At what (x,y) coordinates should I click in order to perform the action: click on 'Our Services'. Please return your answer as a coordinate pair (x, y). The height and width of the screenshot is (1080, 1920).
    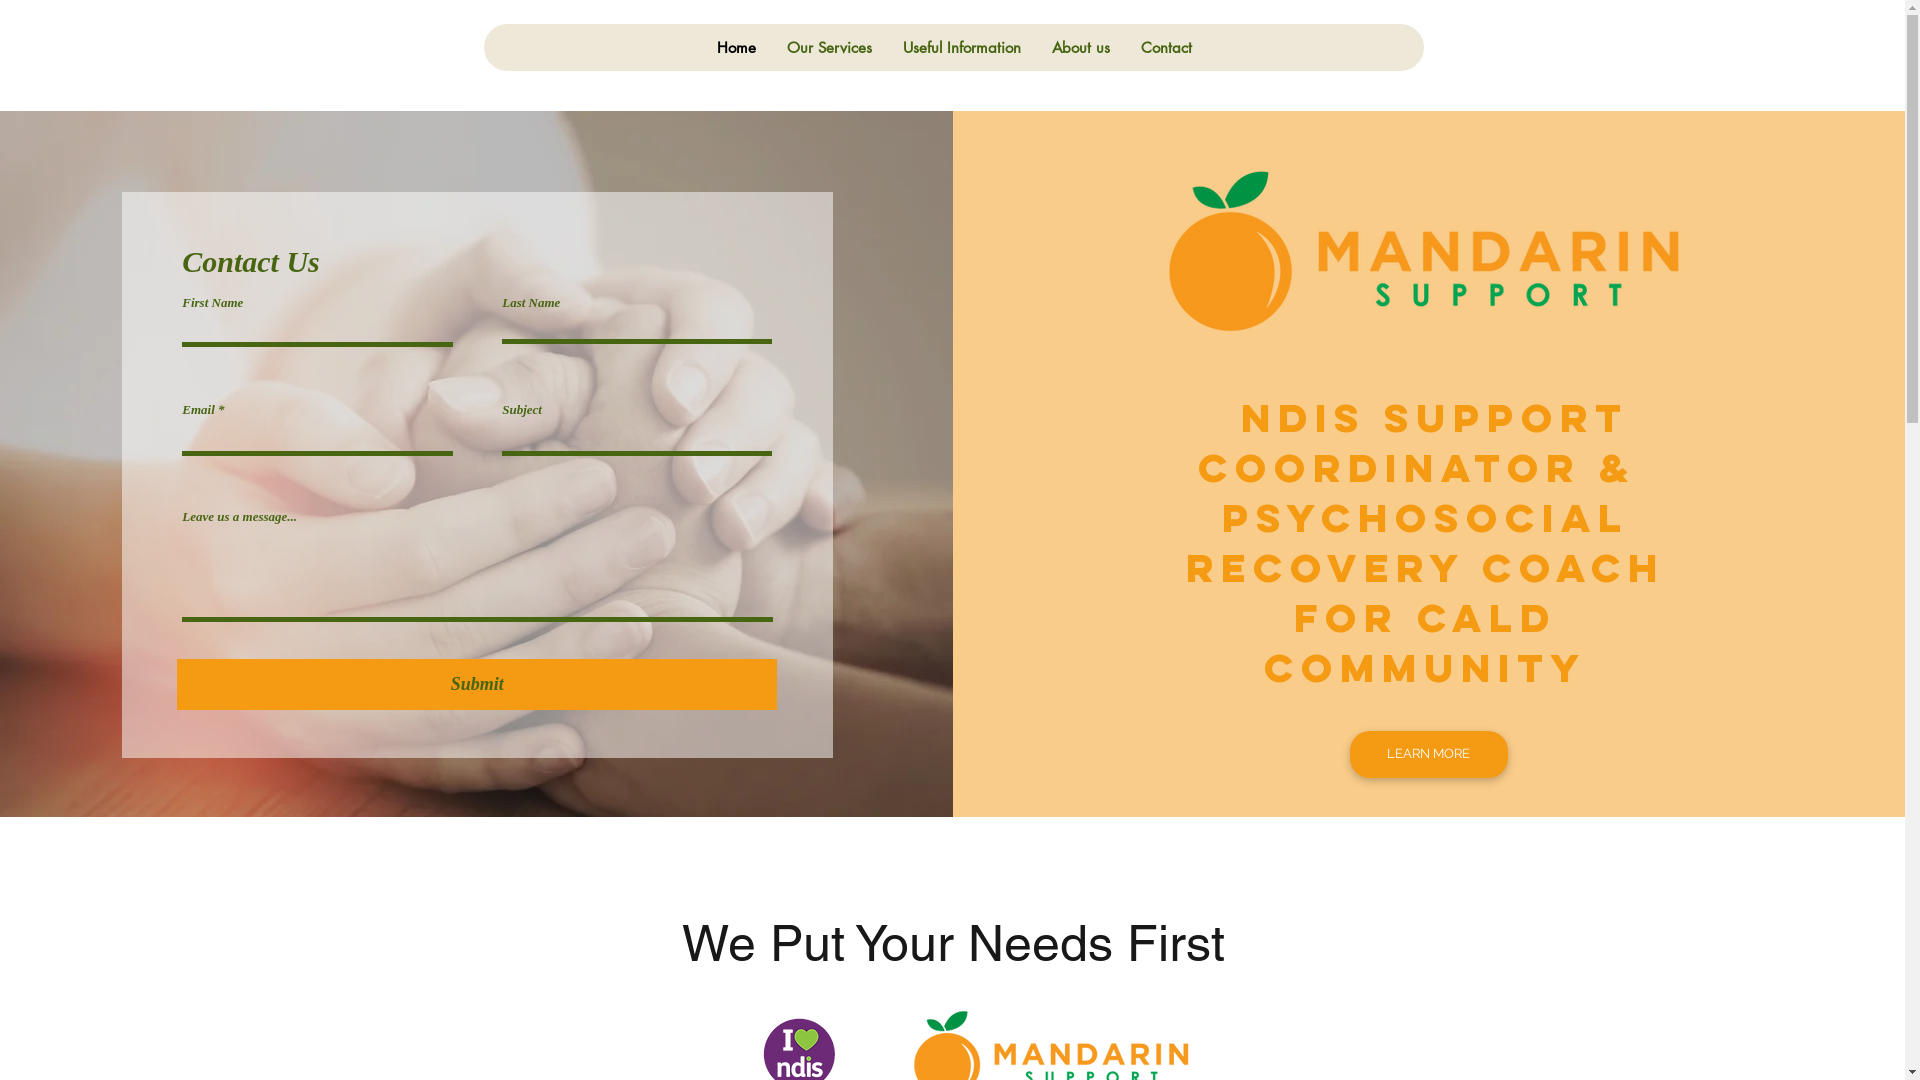
    Looking at the image, I should click on (829, 46).